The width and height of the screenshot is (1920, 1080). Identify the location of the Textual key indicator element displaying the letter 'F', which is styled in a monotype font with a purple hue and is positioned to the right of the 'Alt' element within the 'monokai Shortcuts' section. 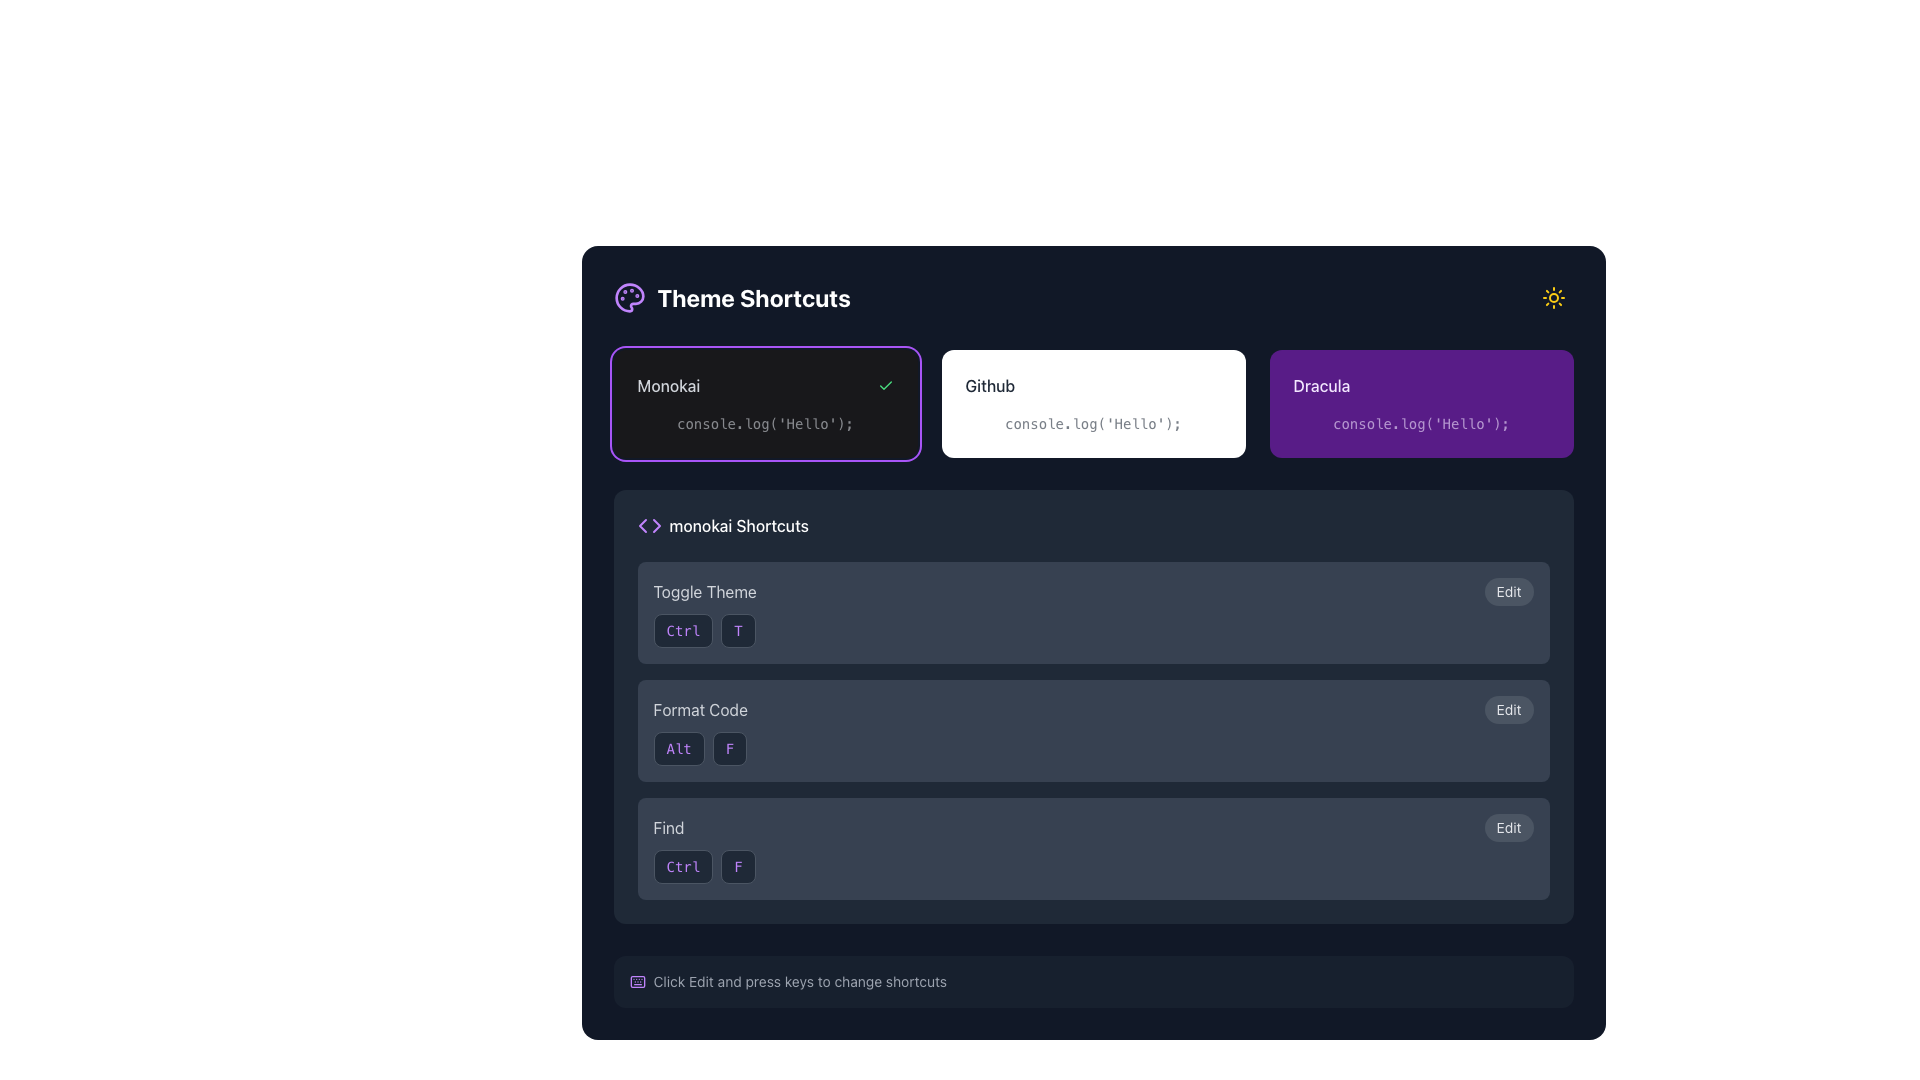
(728, 748).